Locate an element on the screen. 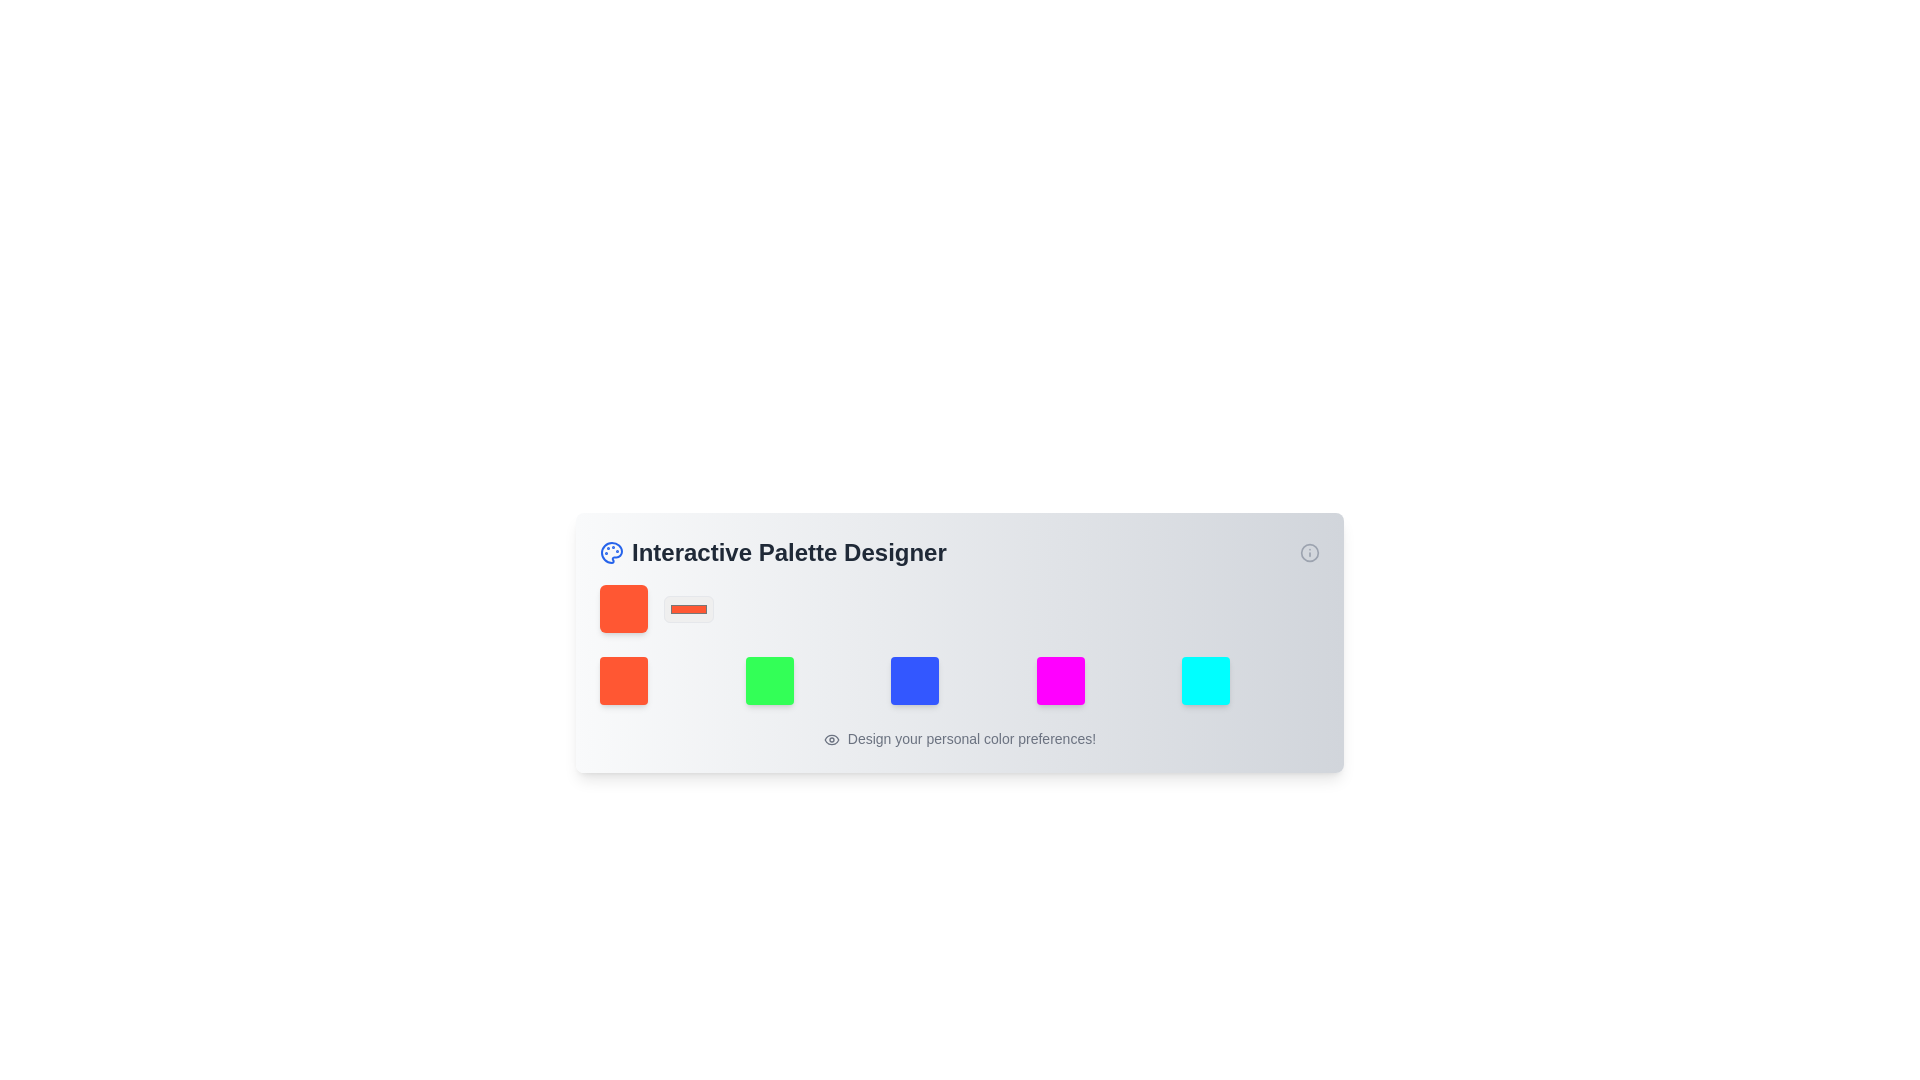  the second interactive circle with a bright green background in the 'Interactive Palette Designer' section is located at coordinates (768, 680).